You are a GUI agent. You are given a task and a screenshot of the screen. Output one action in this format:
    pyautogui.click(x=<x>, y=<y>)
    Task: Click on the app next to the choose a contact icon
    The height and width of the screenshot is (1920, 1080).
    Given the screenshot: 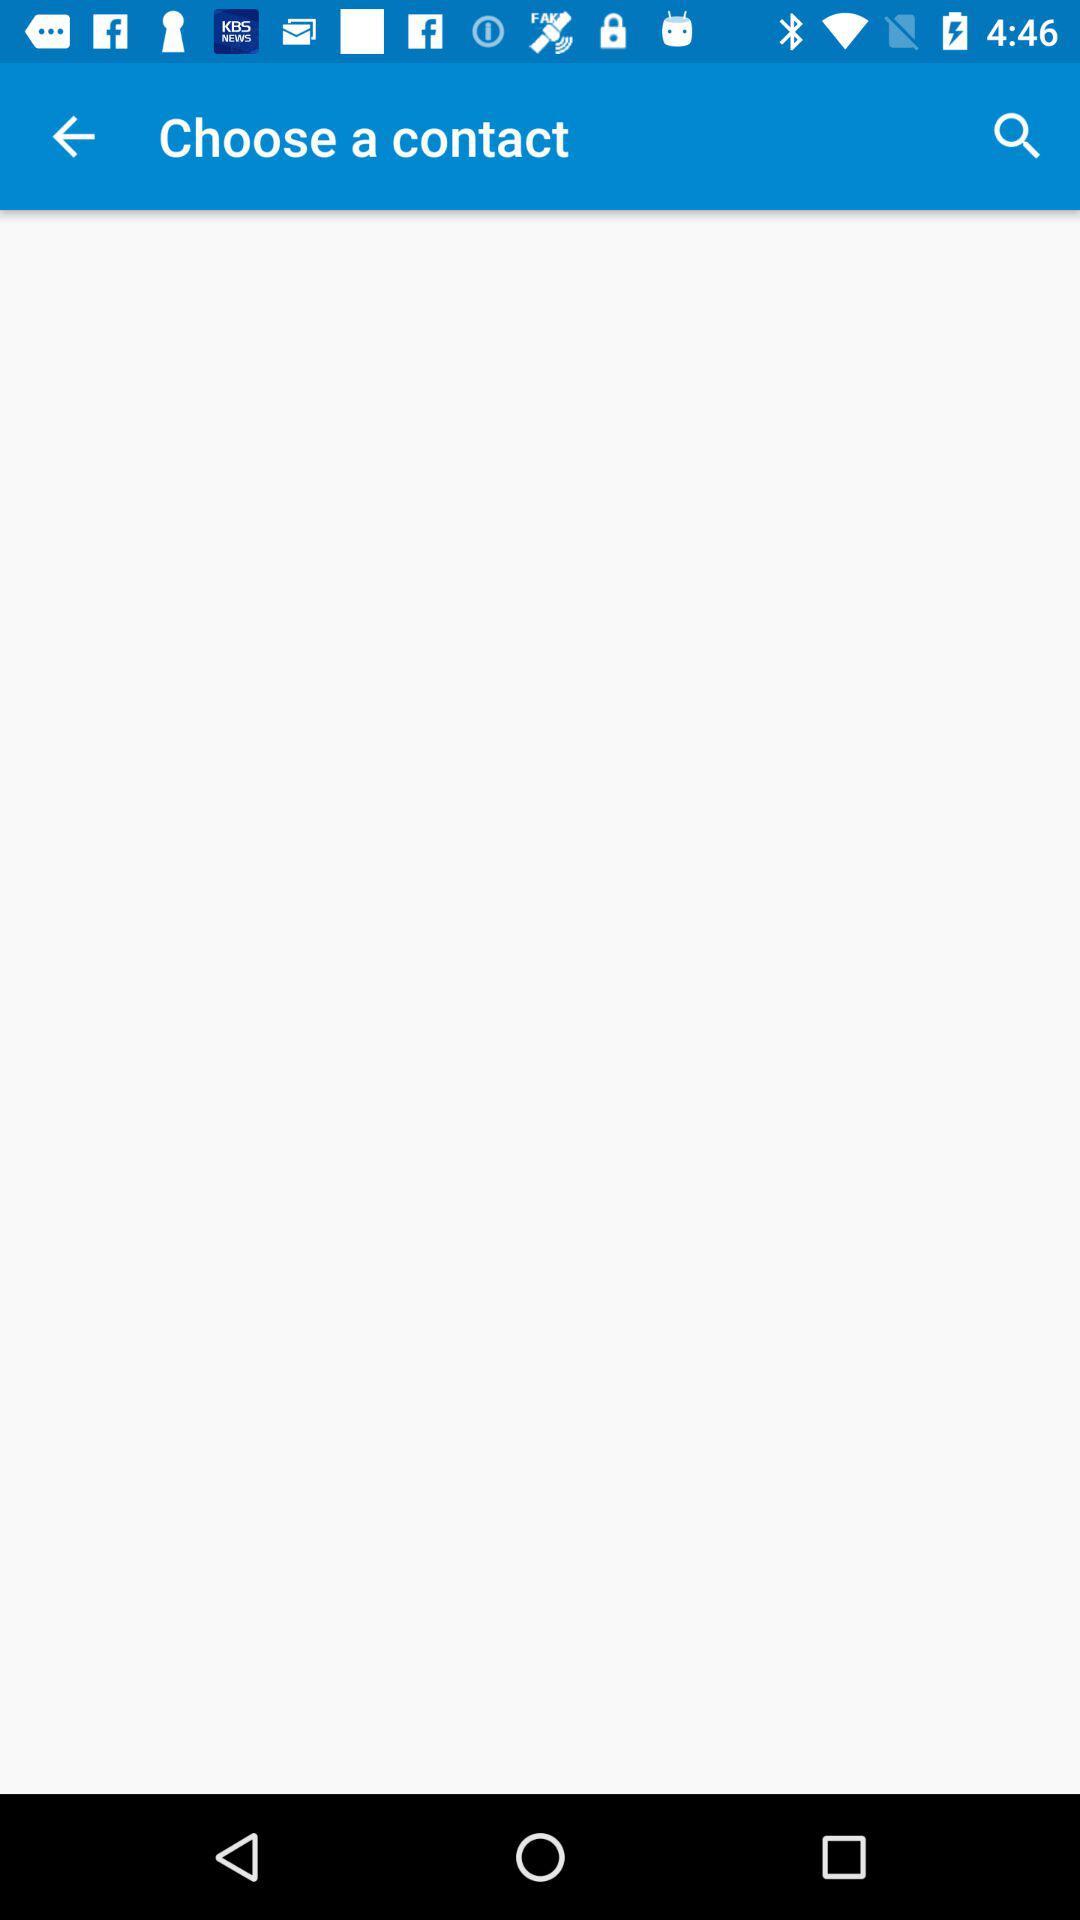 What is the action you would take?
    pyautogui.click(x=1017, y=135)
    